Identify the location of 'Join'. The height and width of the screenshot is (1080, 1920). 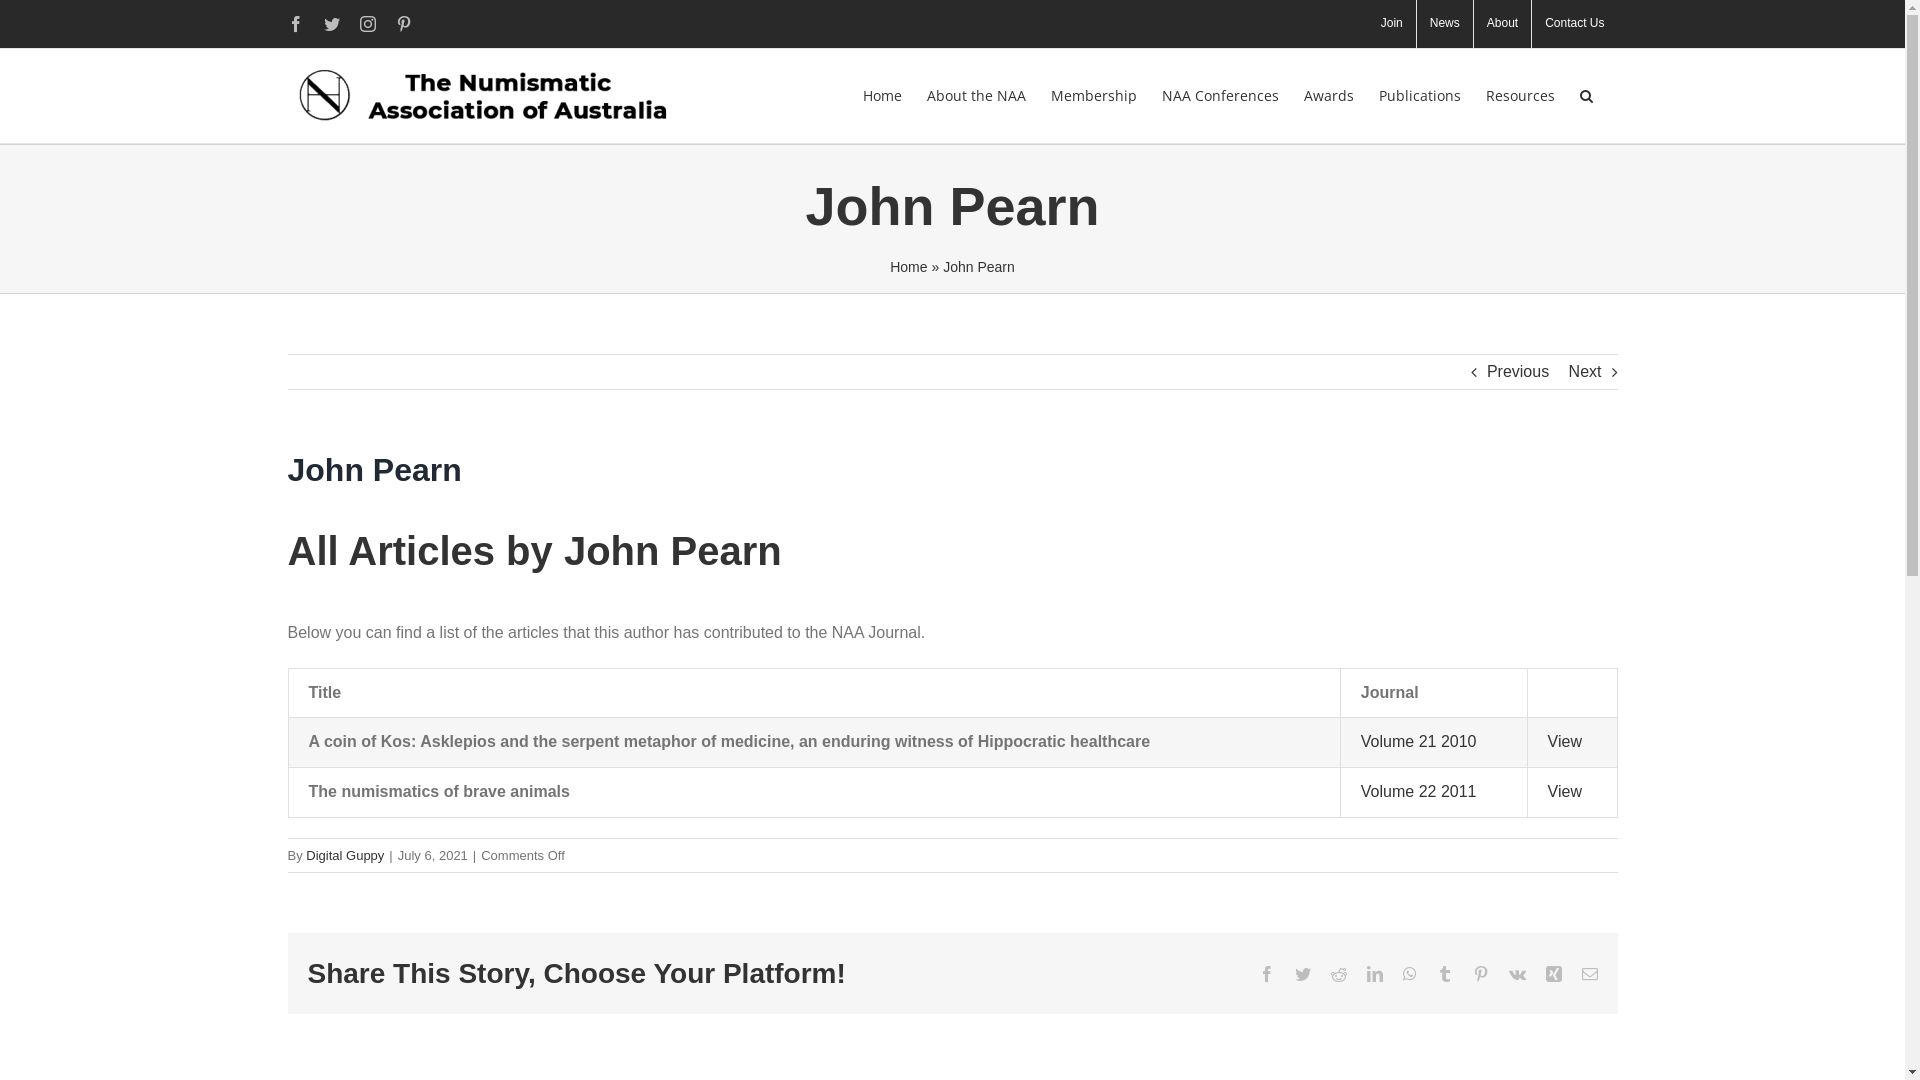
(1391, 23).